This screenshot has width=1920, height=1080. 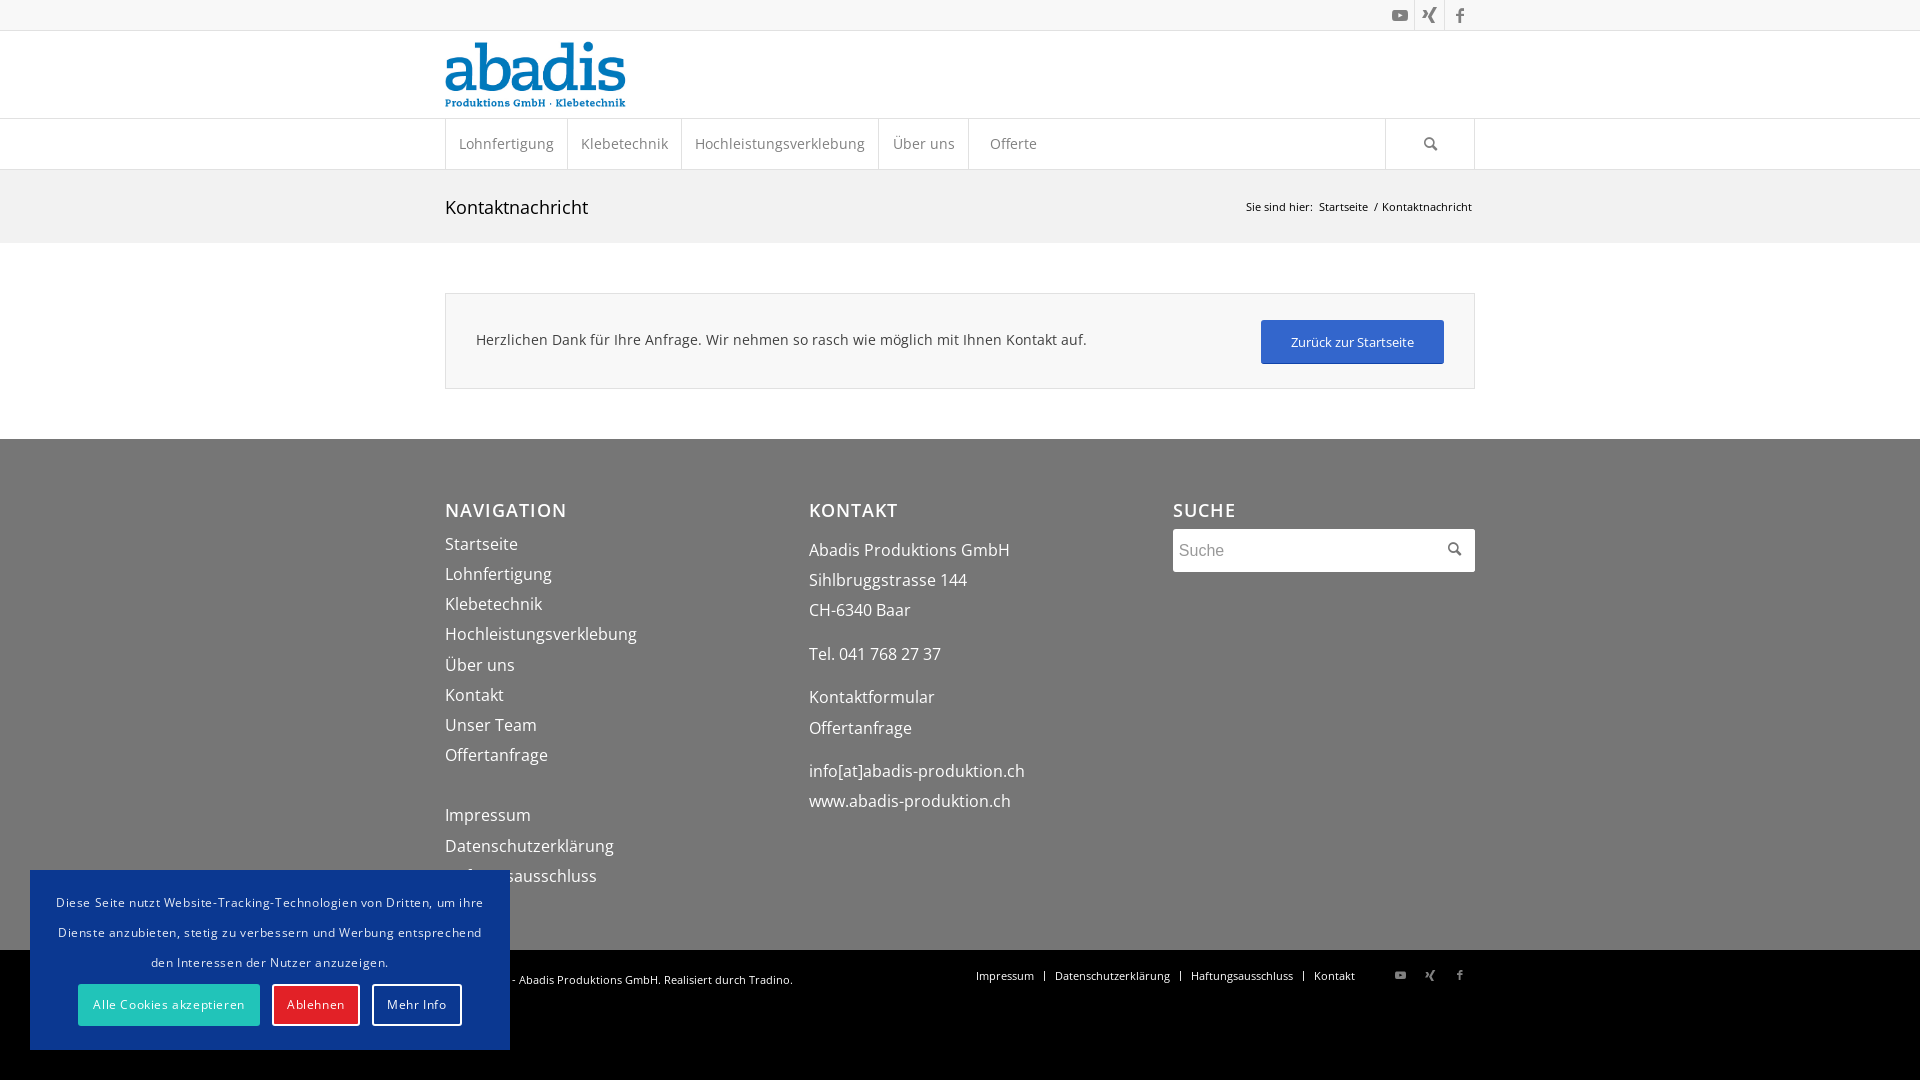 What do you see at coordinates (1414, 974) in the screenshot?
I see `'Xing'` at bounding box center [1414, 974].